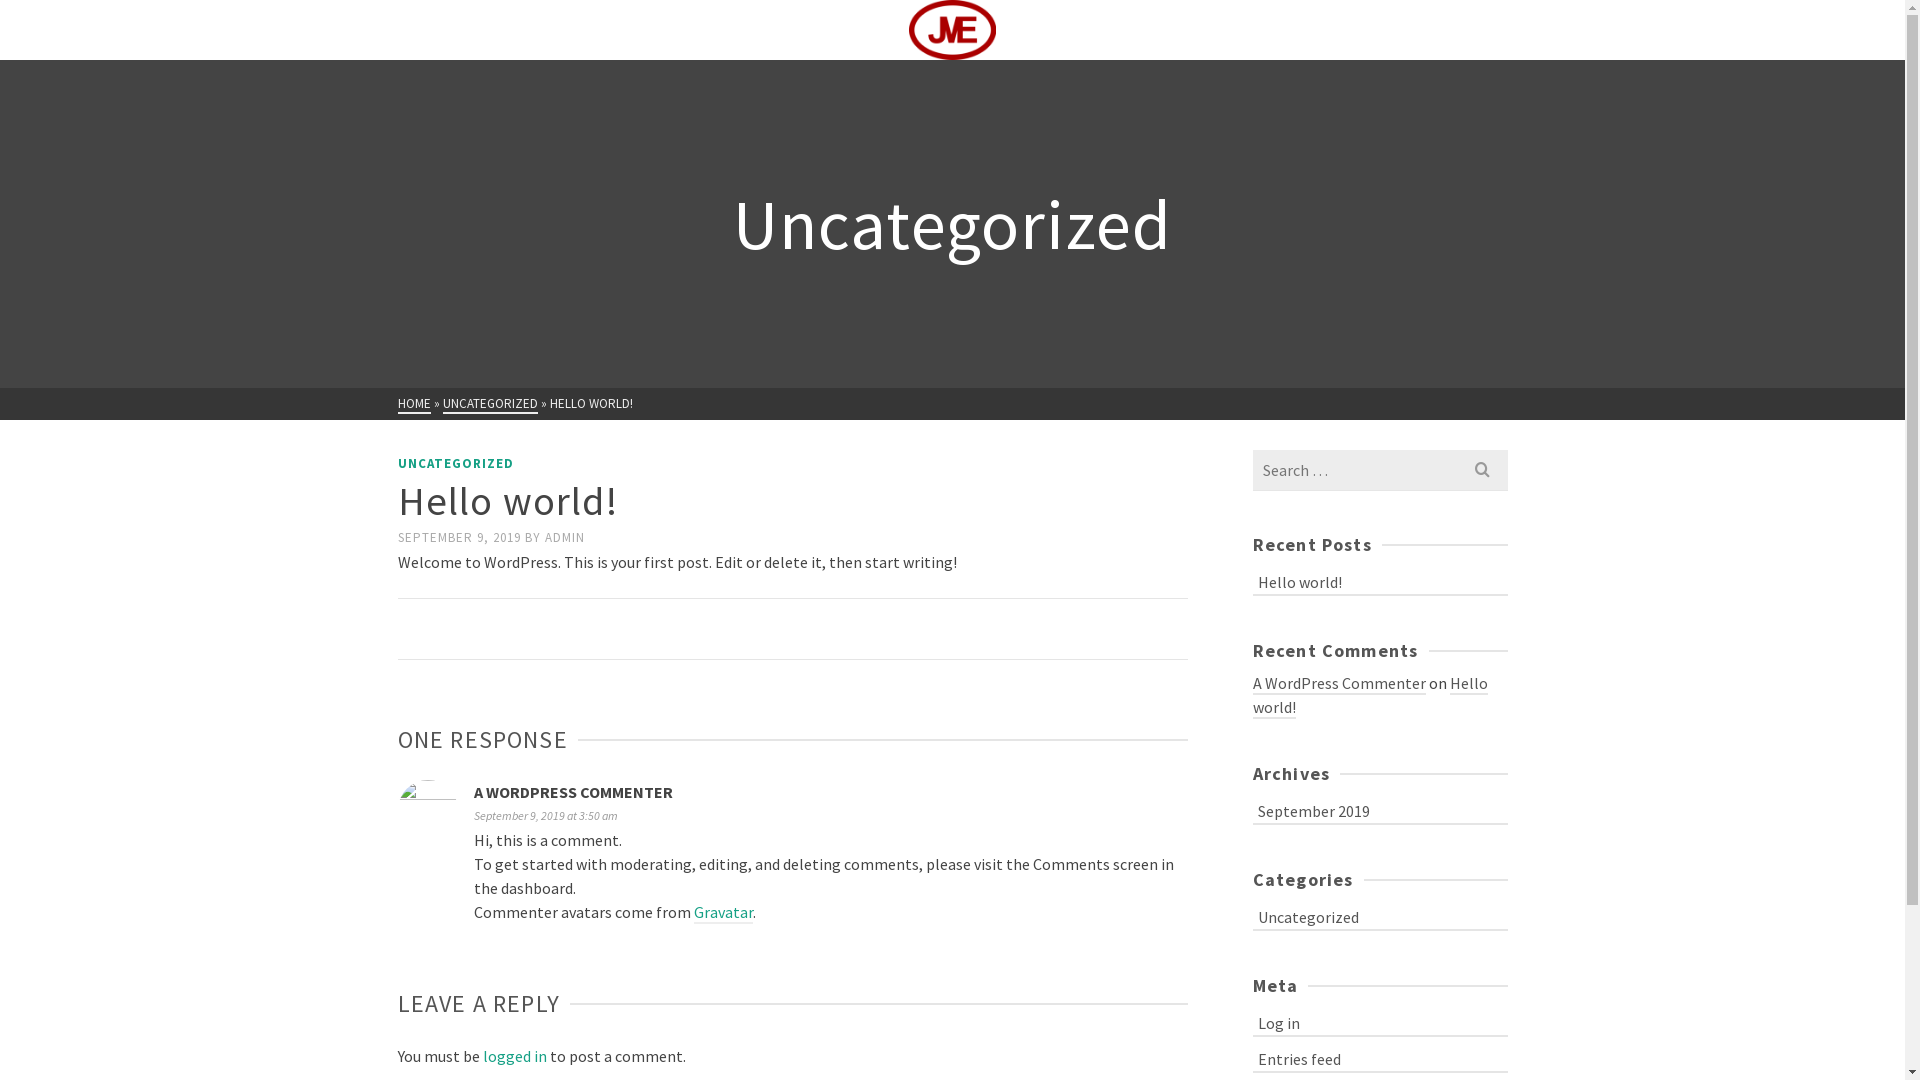  Describe the element at coordinates (546, 815) in the screenshot. I see `'September 9, 2019 at 3:50 am'` at that location.